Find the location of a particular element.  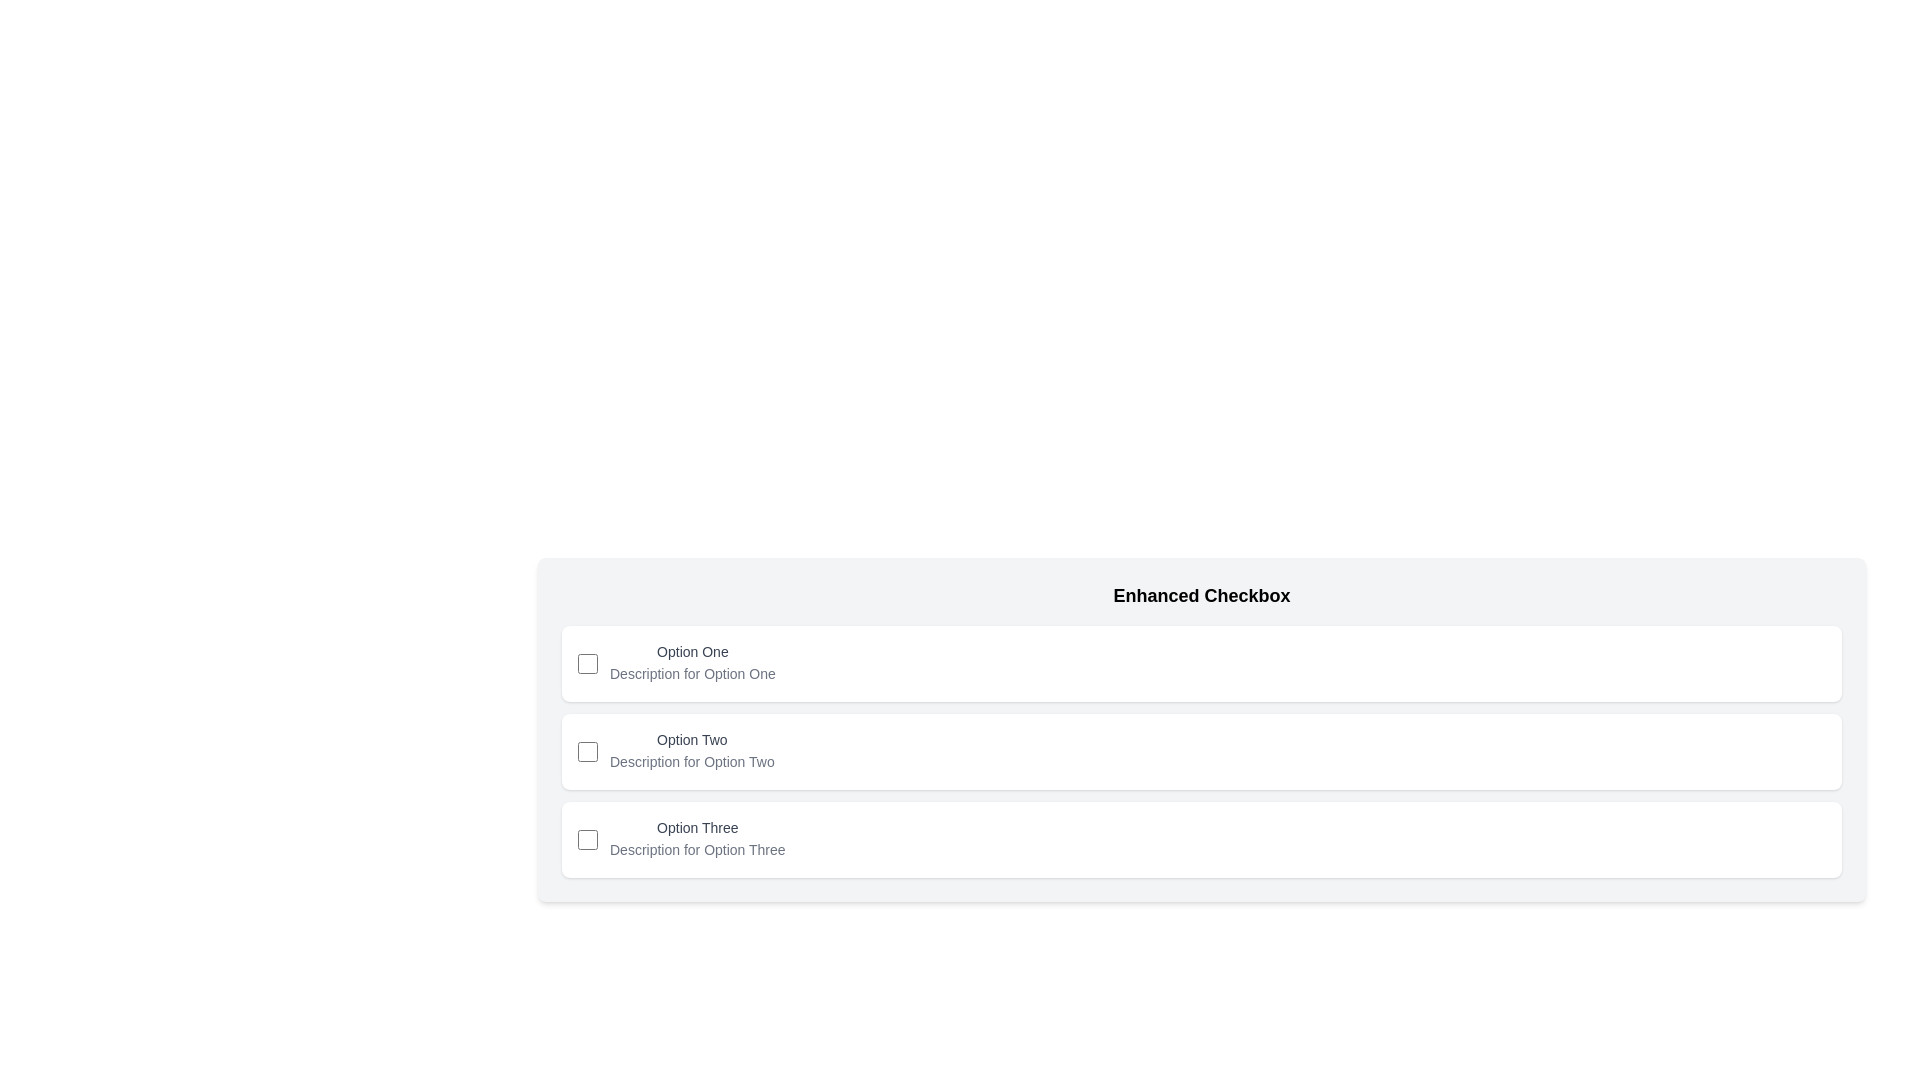

the Text Label with Description located in the second row of the list, providing context for the associated checkbox is located at coordinates (692, 752).